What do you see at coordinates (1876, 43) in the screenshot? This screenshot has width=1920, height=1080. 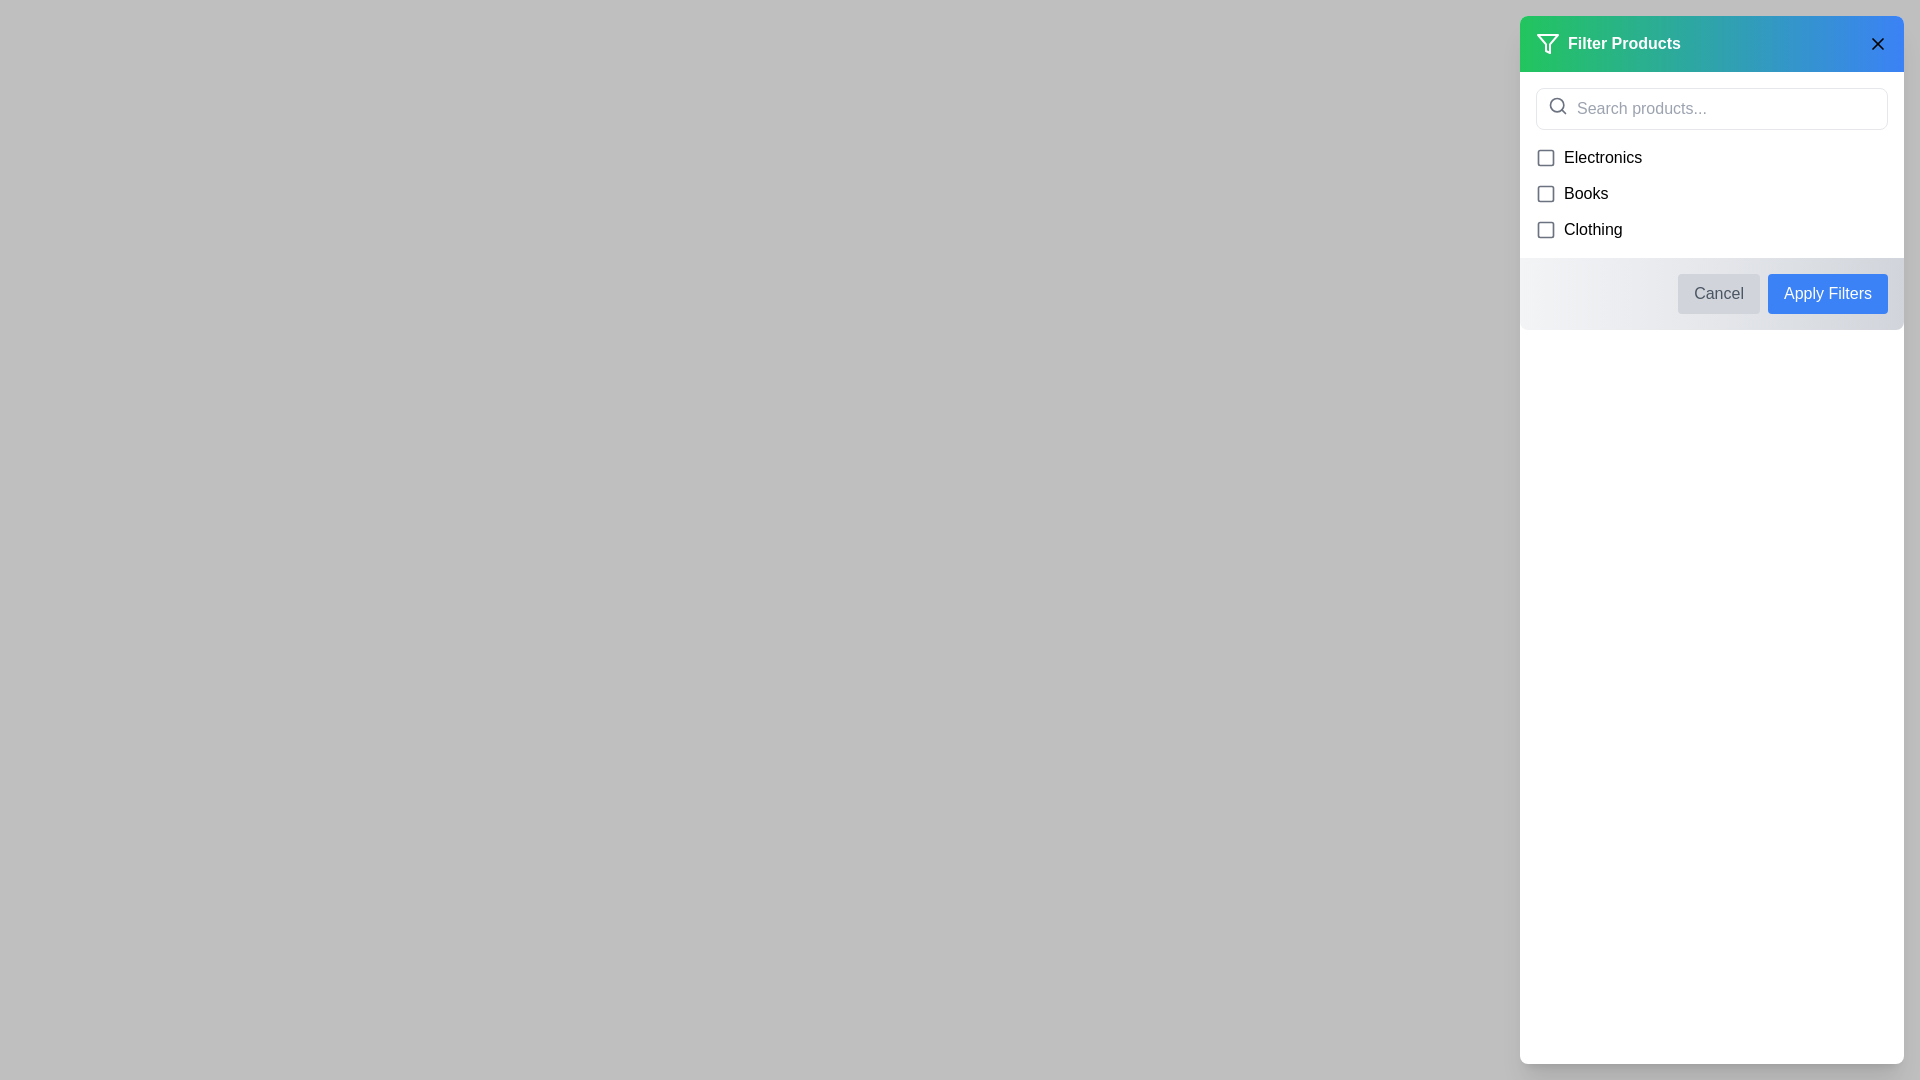 I see `the close icon located at the top right corner of the modal, adjacent to the 'Filter Products' title, which likely functions to dismiss the filter configuration panel` at bounding box center [1876, 43].